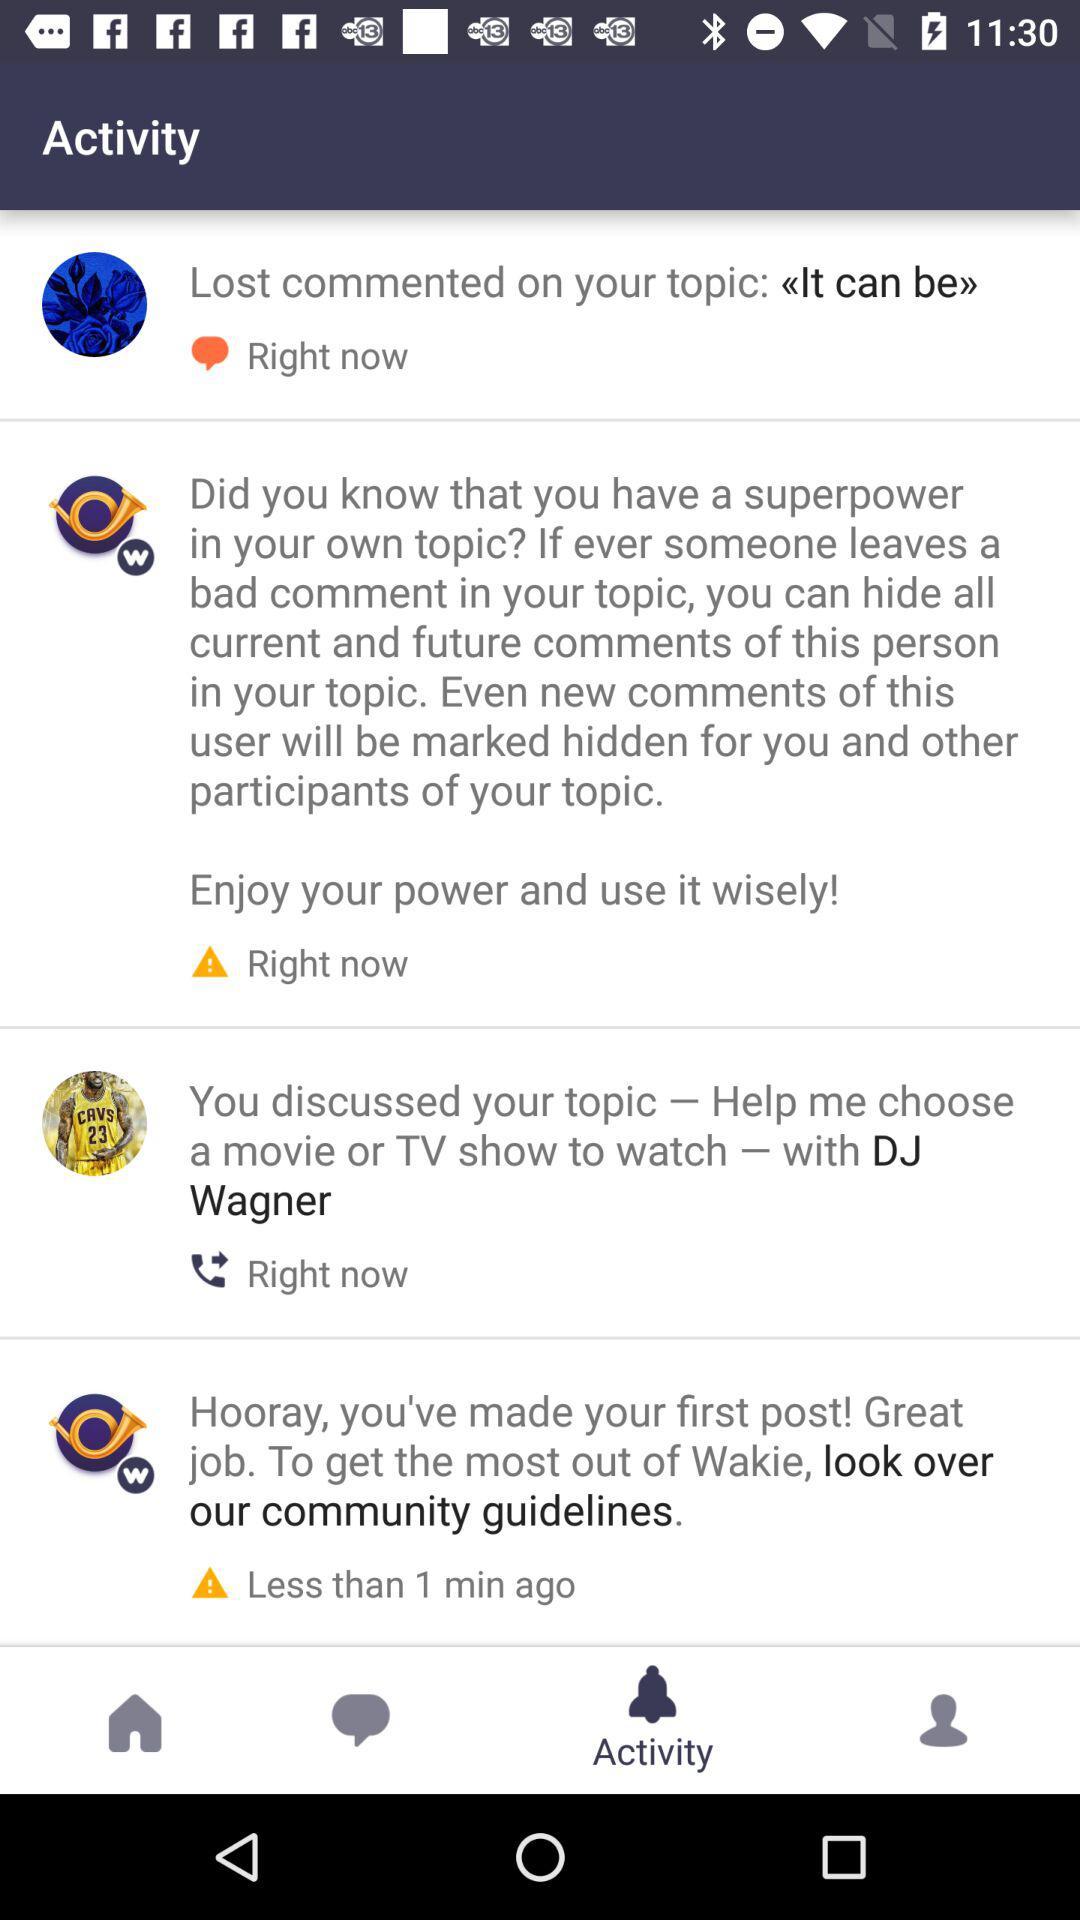 The width and height of the screenshot is (1080, 1920). What do you see at coordinates (94, 516) in the screenshot?
I see `image in the second row` at bounding box center [94, 516].